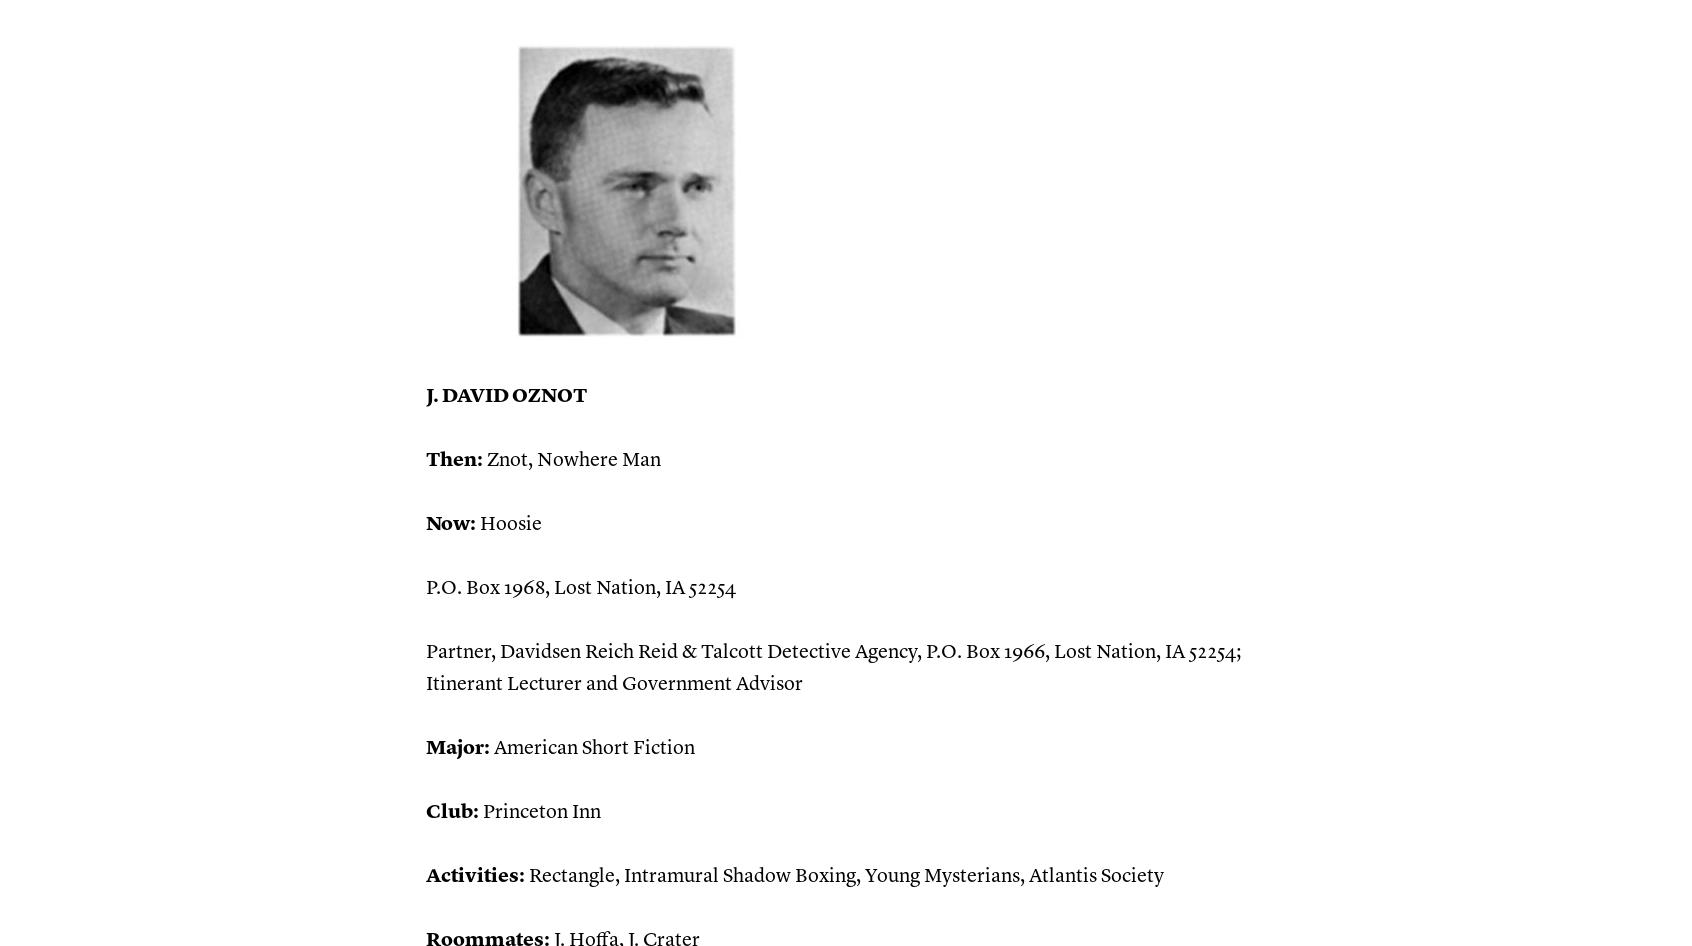 Image resolution: width=1692 pixels, height=946 pixels. Describe the element at coordinates (539, 812) in the screenshot. I see `'Princeton Inn'` at that location.